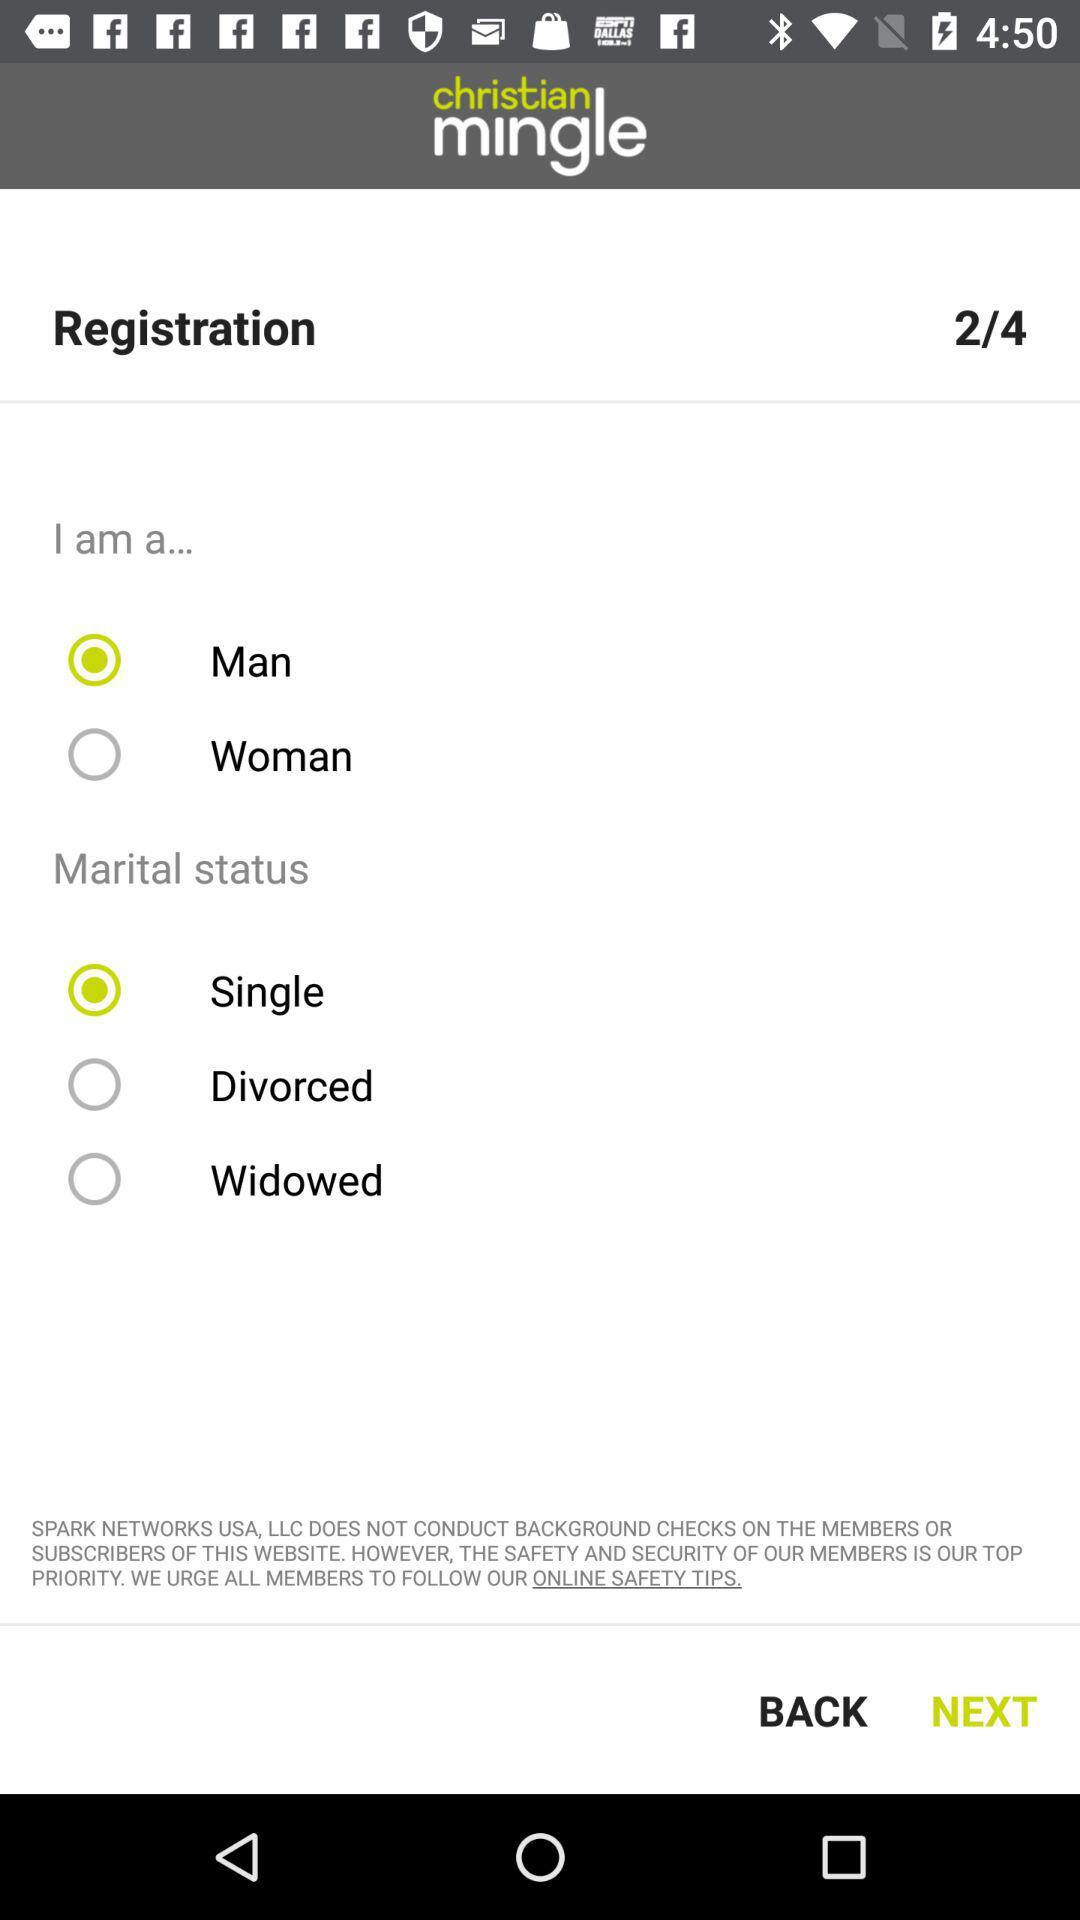 The height and width of the screenshot is (1920, 1080). I want to click on the woman icon, so click(223, 753).